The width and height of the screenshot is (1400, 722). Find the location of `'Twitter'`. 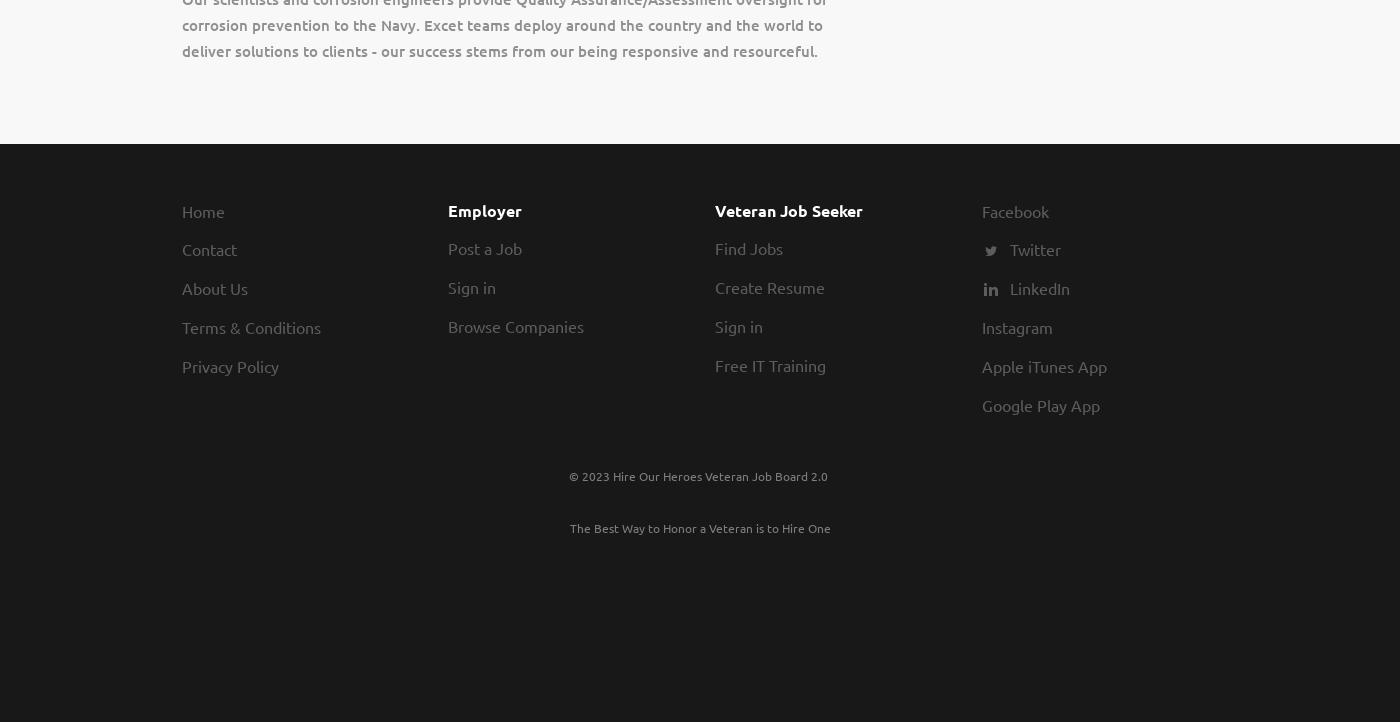

'Twitter' is located at coordinates (1034, 249).